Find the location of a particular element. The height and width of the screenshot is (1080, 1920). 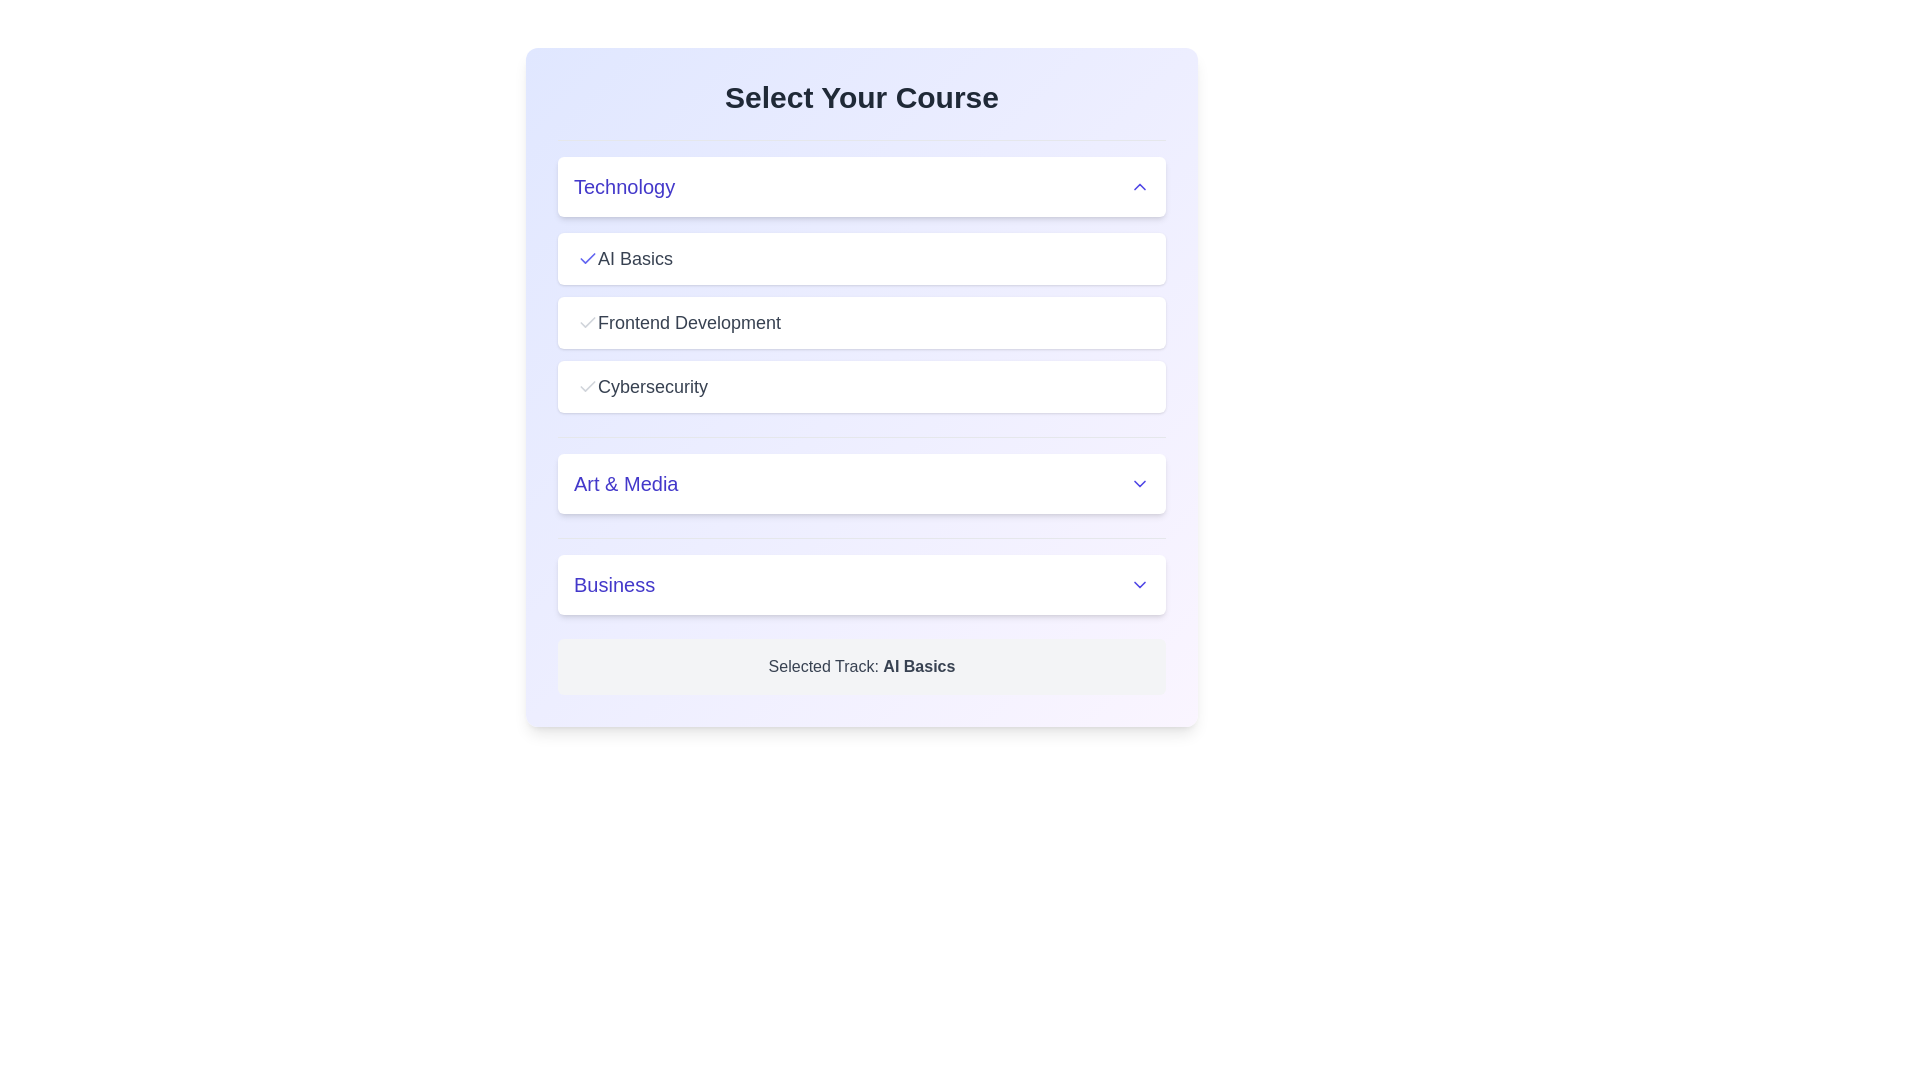

the 'Business' dropdown menu button, which is a rectangular button with a white background and blue border located beneath the 'Art & Media' group is located at coordinates (862, 585).